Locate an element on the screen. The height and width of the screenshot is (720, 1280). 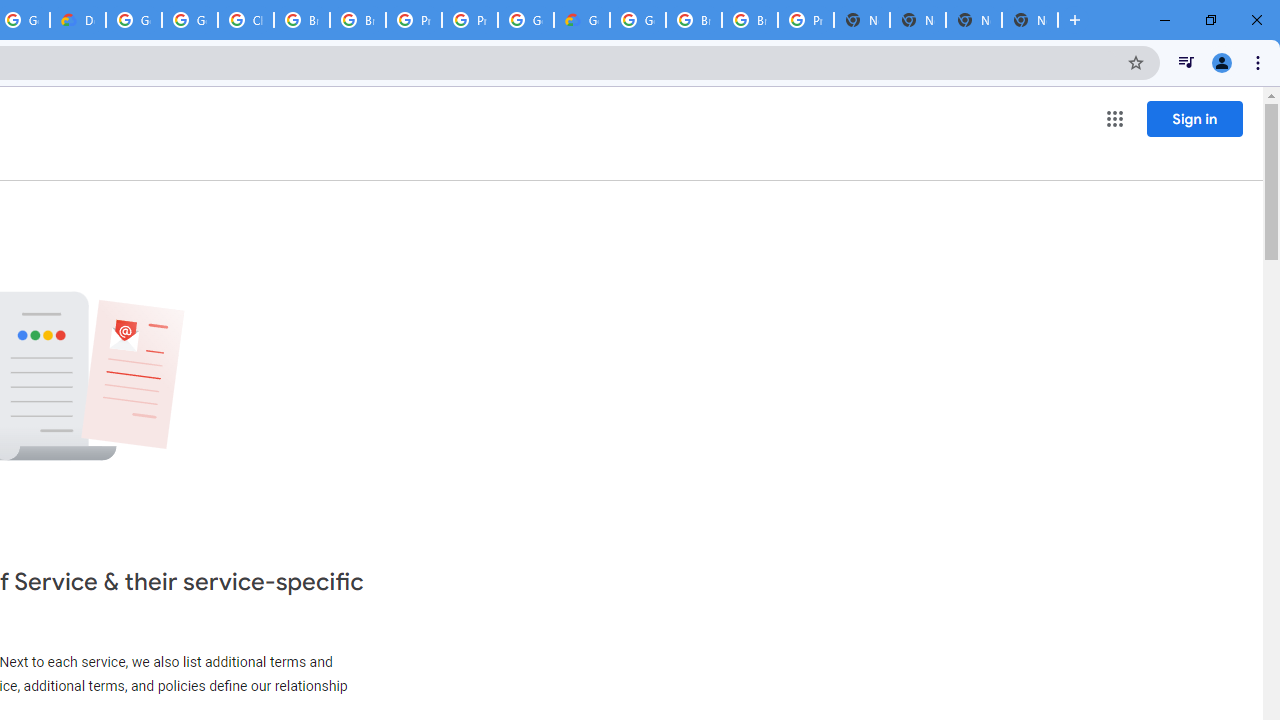
'New Tab' is located at coordinates (1030, 20).